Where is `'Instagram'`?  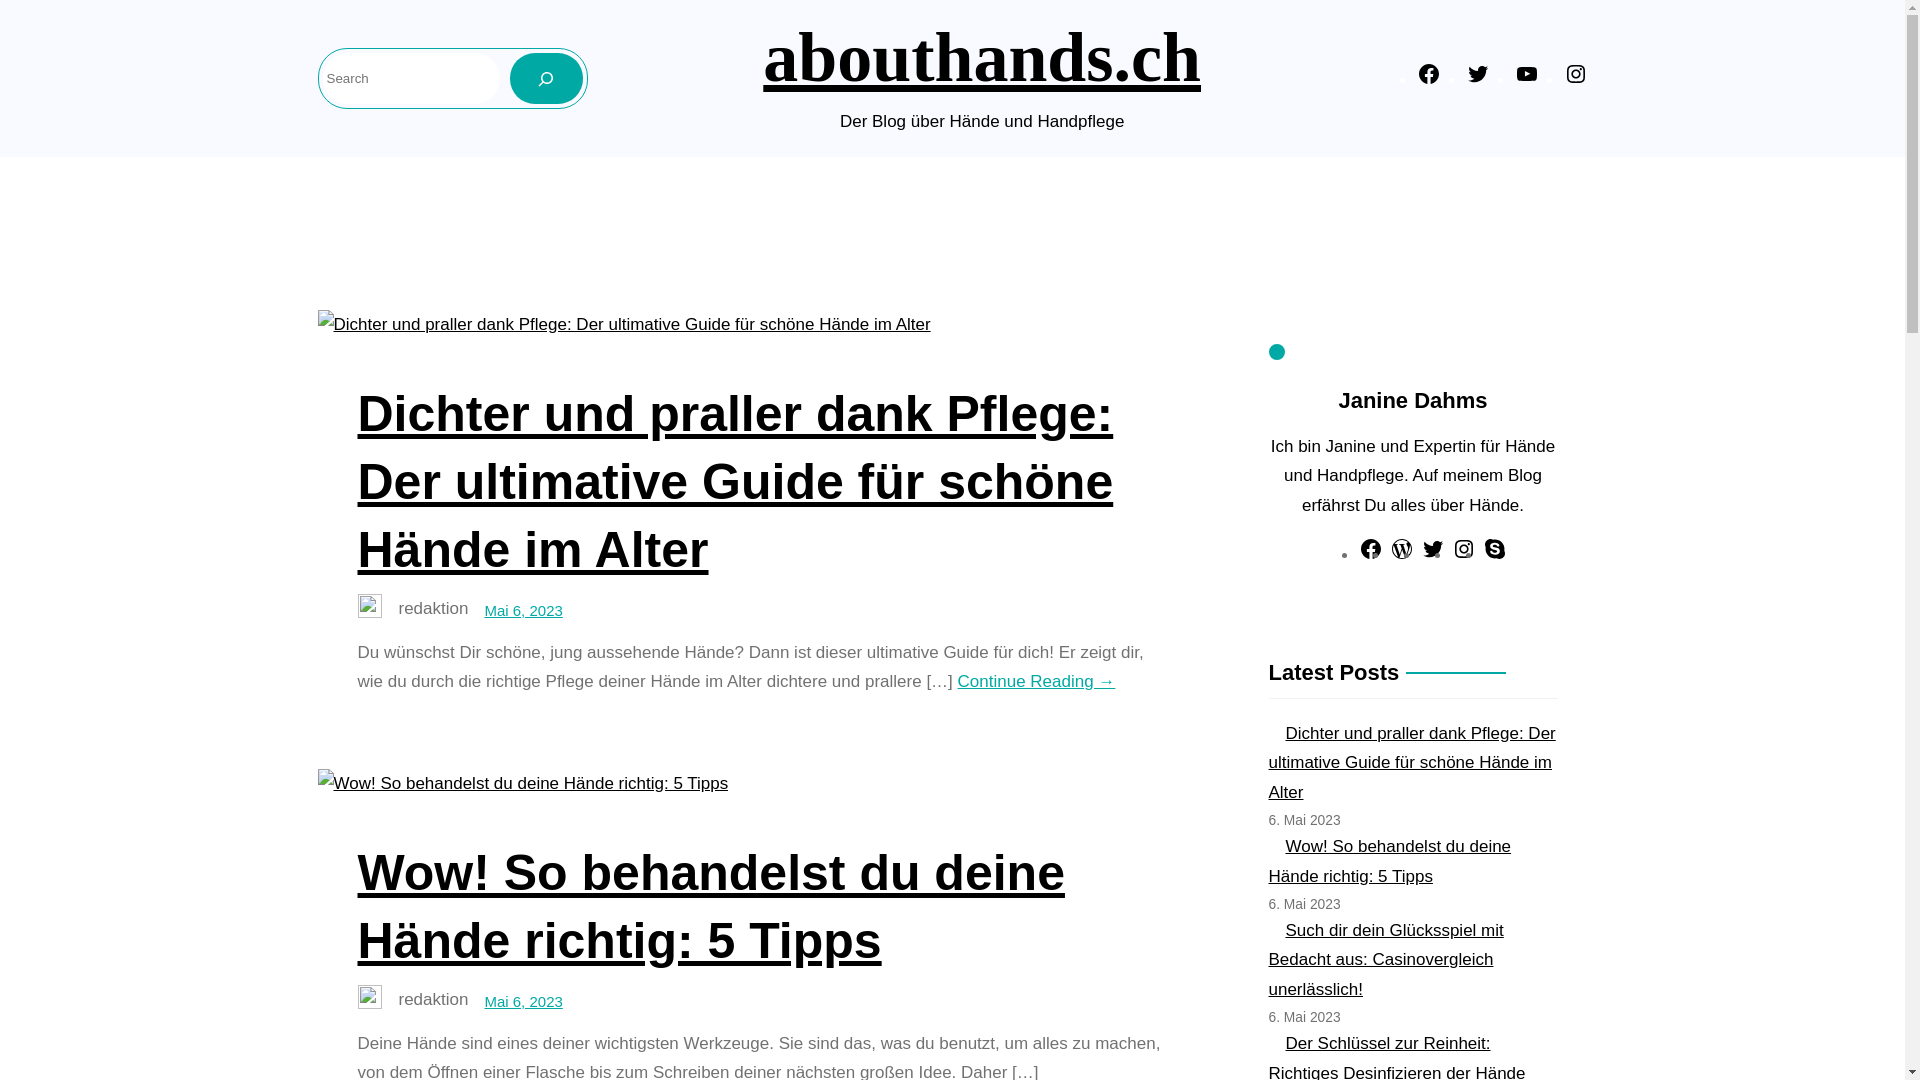
'Instagram' is located at coordinates (1464, 555).